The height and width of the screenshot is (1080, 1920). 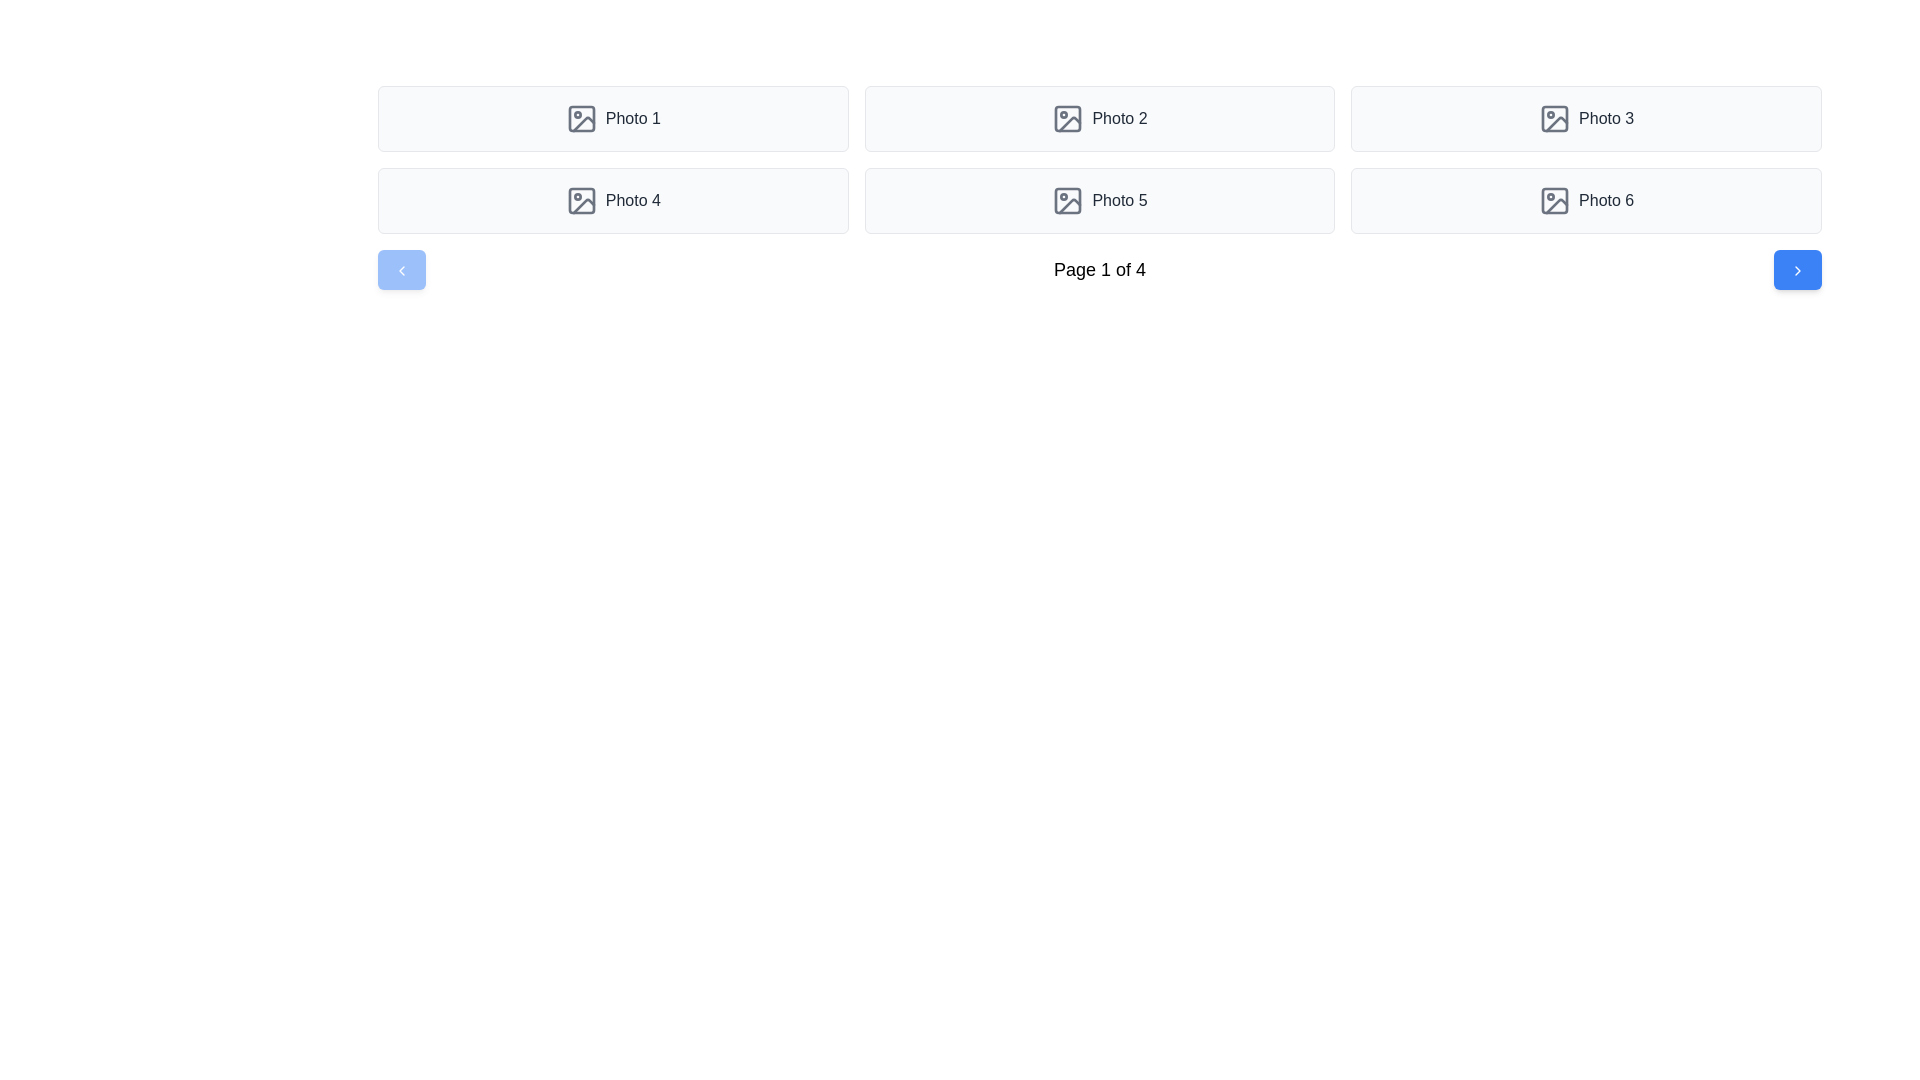 What do you see at coordinates (580, 119) in the screenshot?
I see `the graphical component within the photo placeholder icon located in the first cell of the grid representing 'Photo 1'` at bounding box center [580, 119].